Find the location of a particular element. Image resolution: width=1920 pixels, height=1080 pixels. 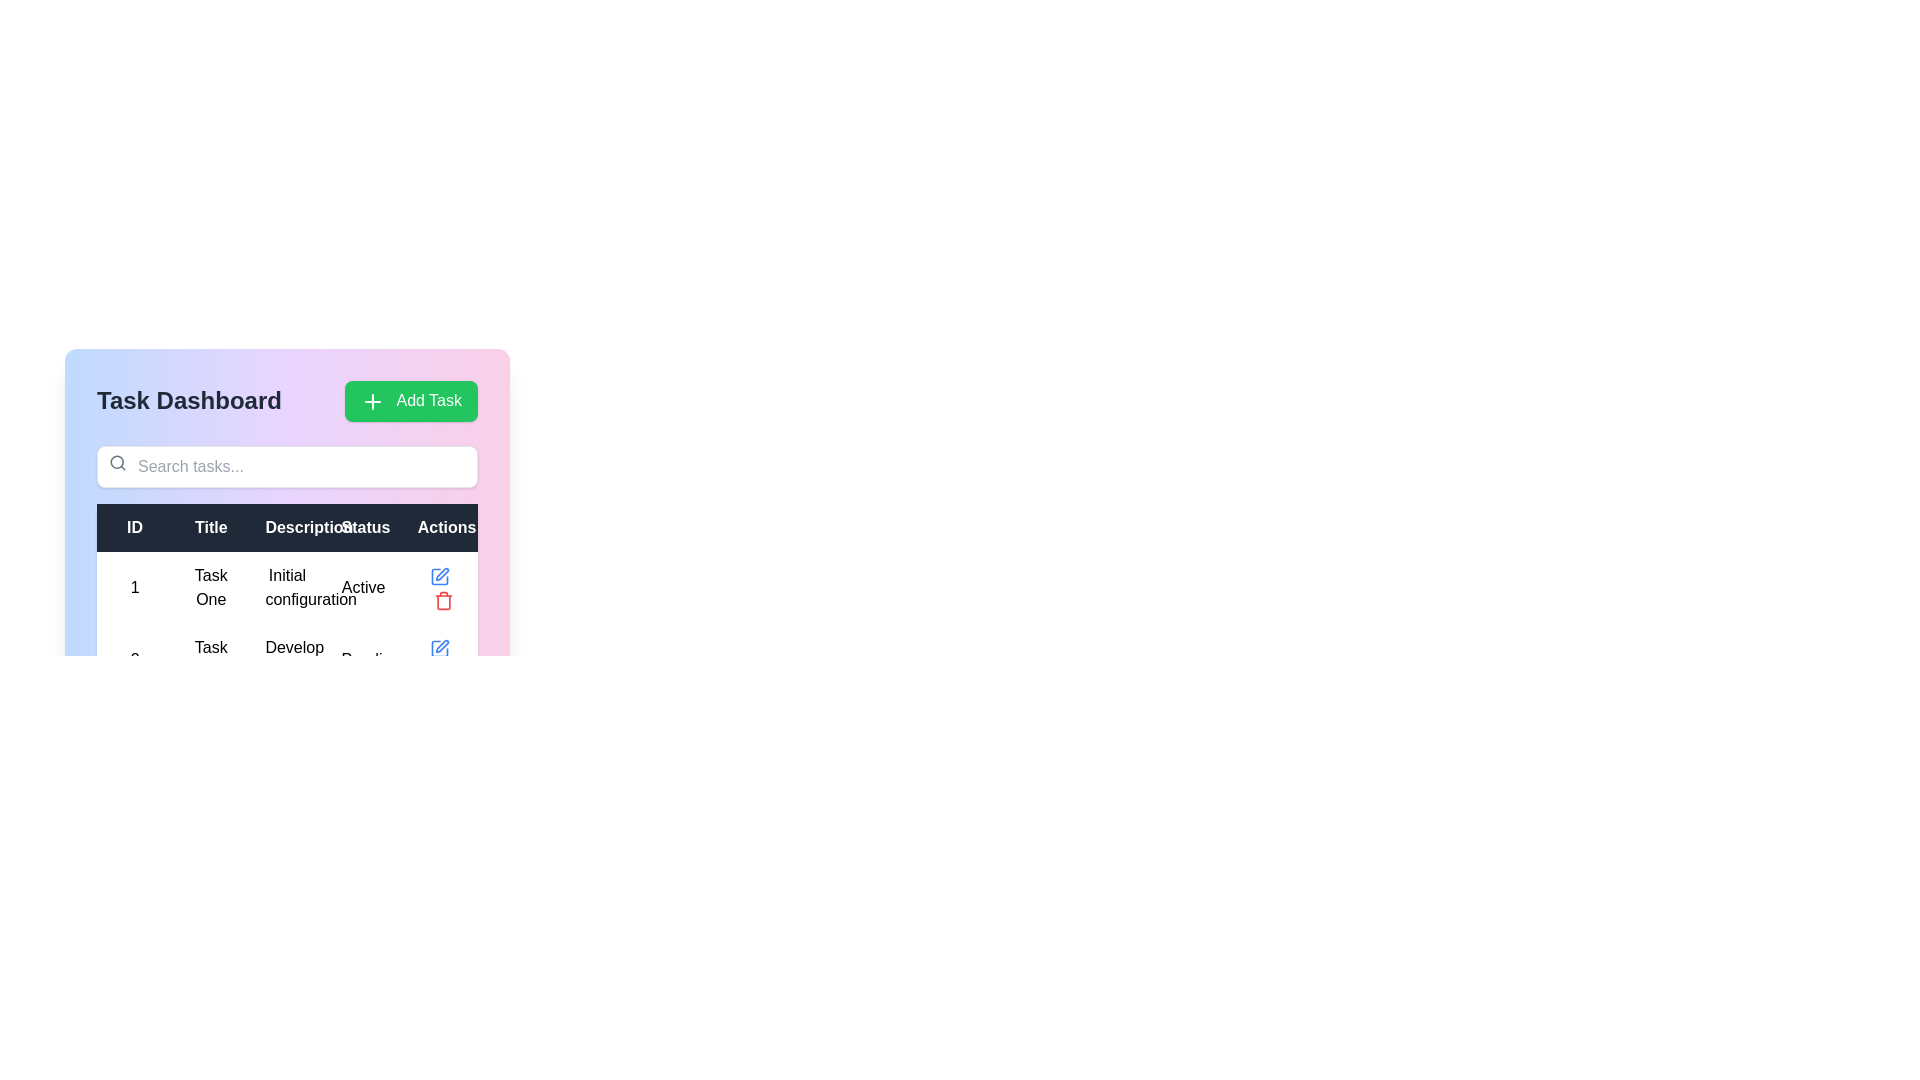

the third row of the task information table in the dashboard is located at coordinates (286, 731).